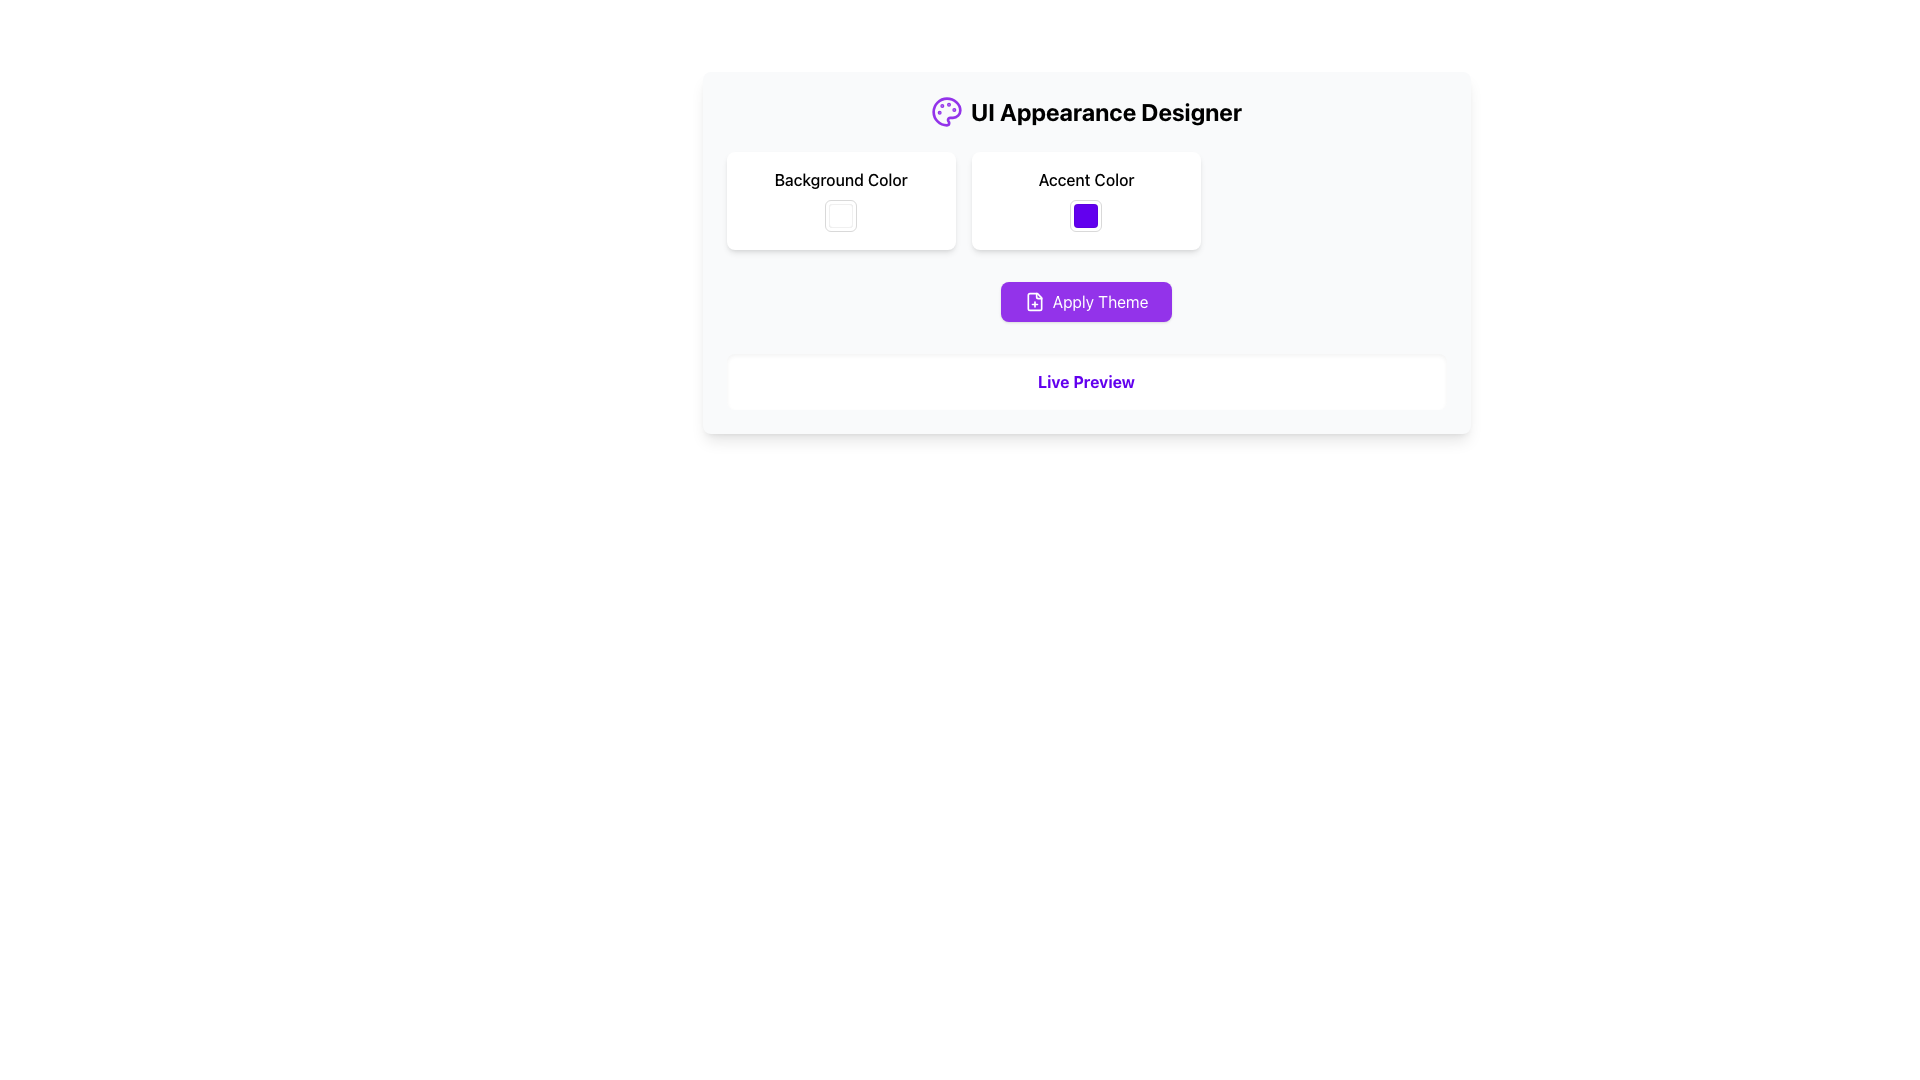  Describe the element at coordinates (841, 216) in the screenshot. I see `the Color block indicator located within the 'Background Color' box in the 'UI Appearance Designer' control panel` at that location.